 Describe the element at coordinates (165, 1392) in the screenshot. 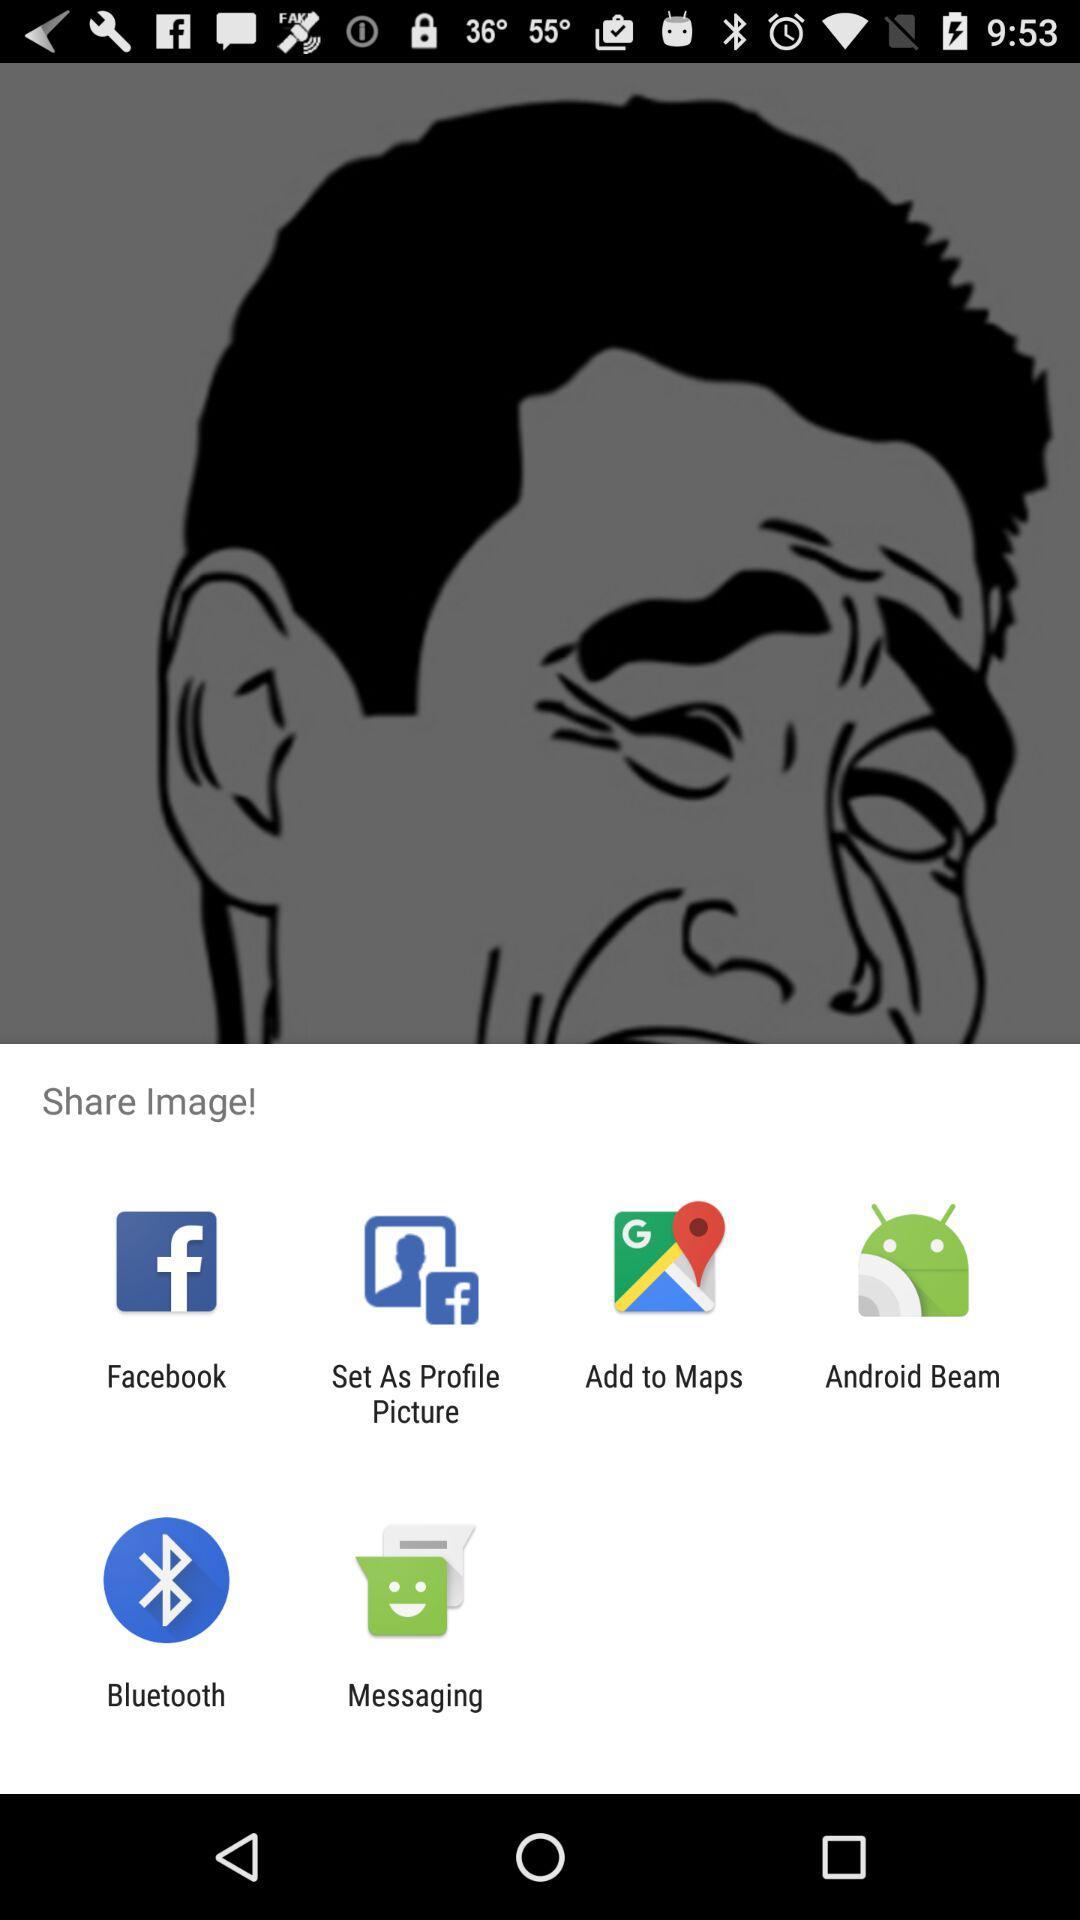

I see `facebook icon` at that location.